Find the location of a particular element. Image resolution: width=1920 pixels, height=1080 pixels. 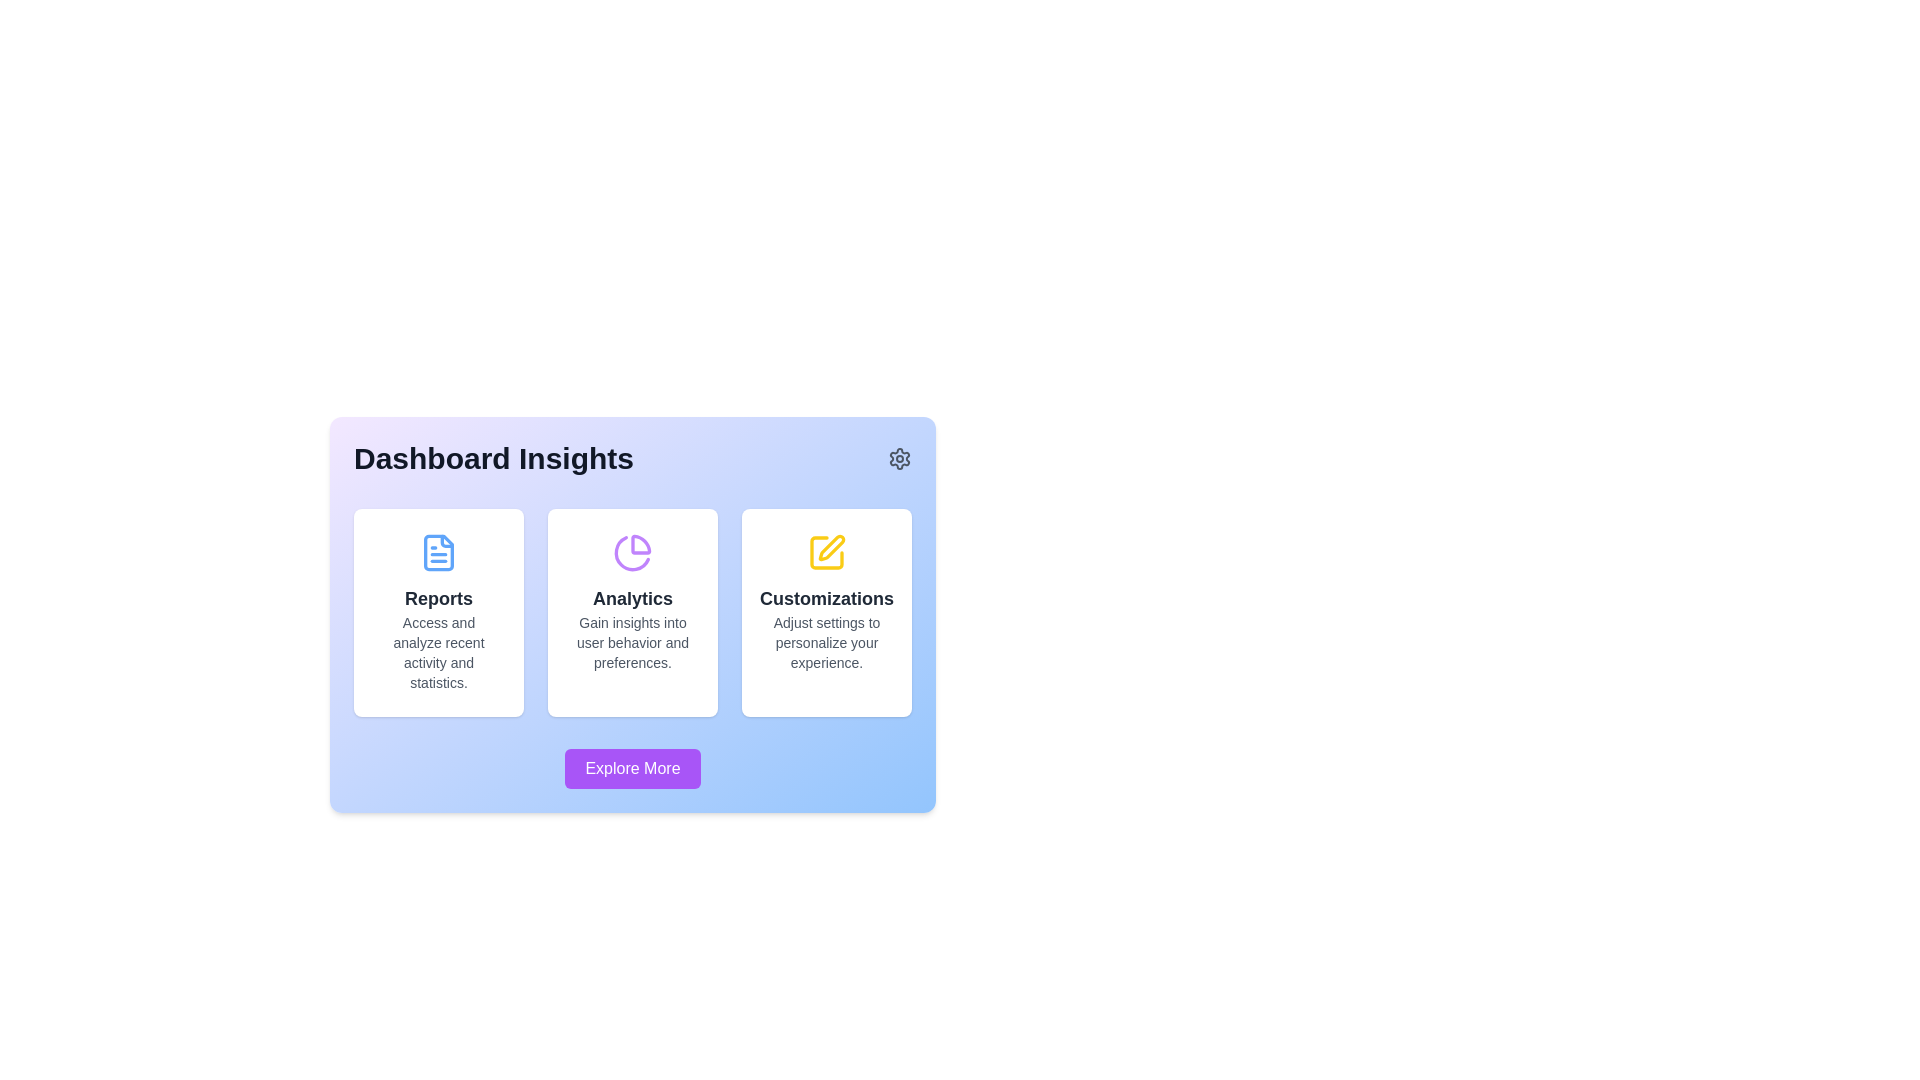

the gear-shaped icon in the top-right section of the 'Dashboard Insights' interface is located at coordinates (899, 459).